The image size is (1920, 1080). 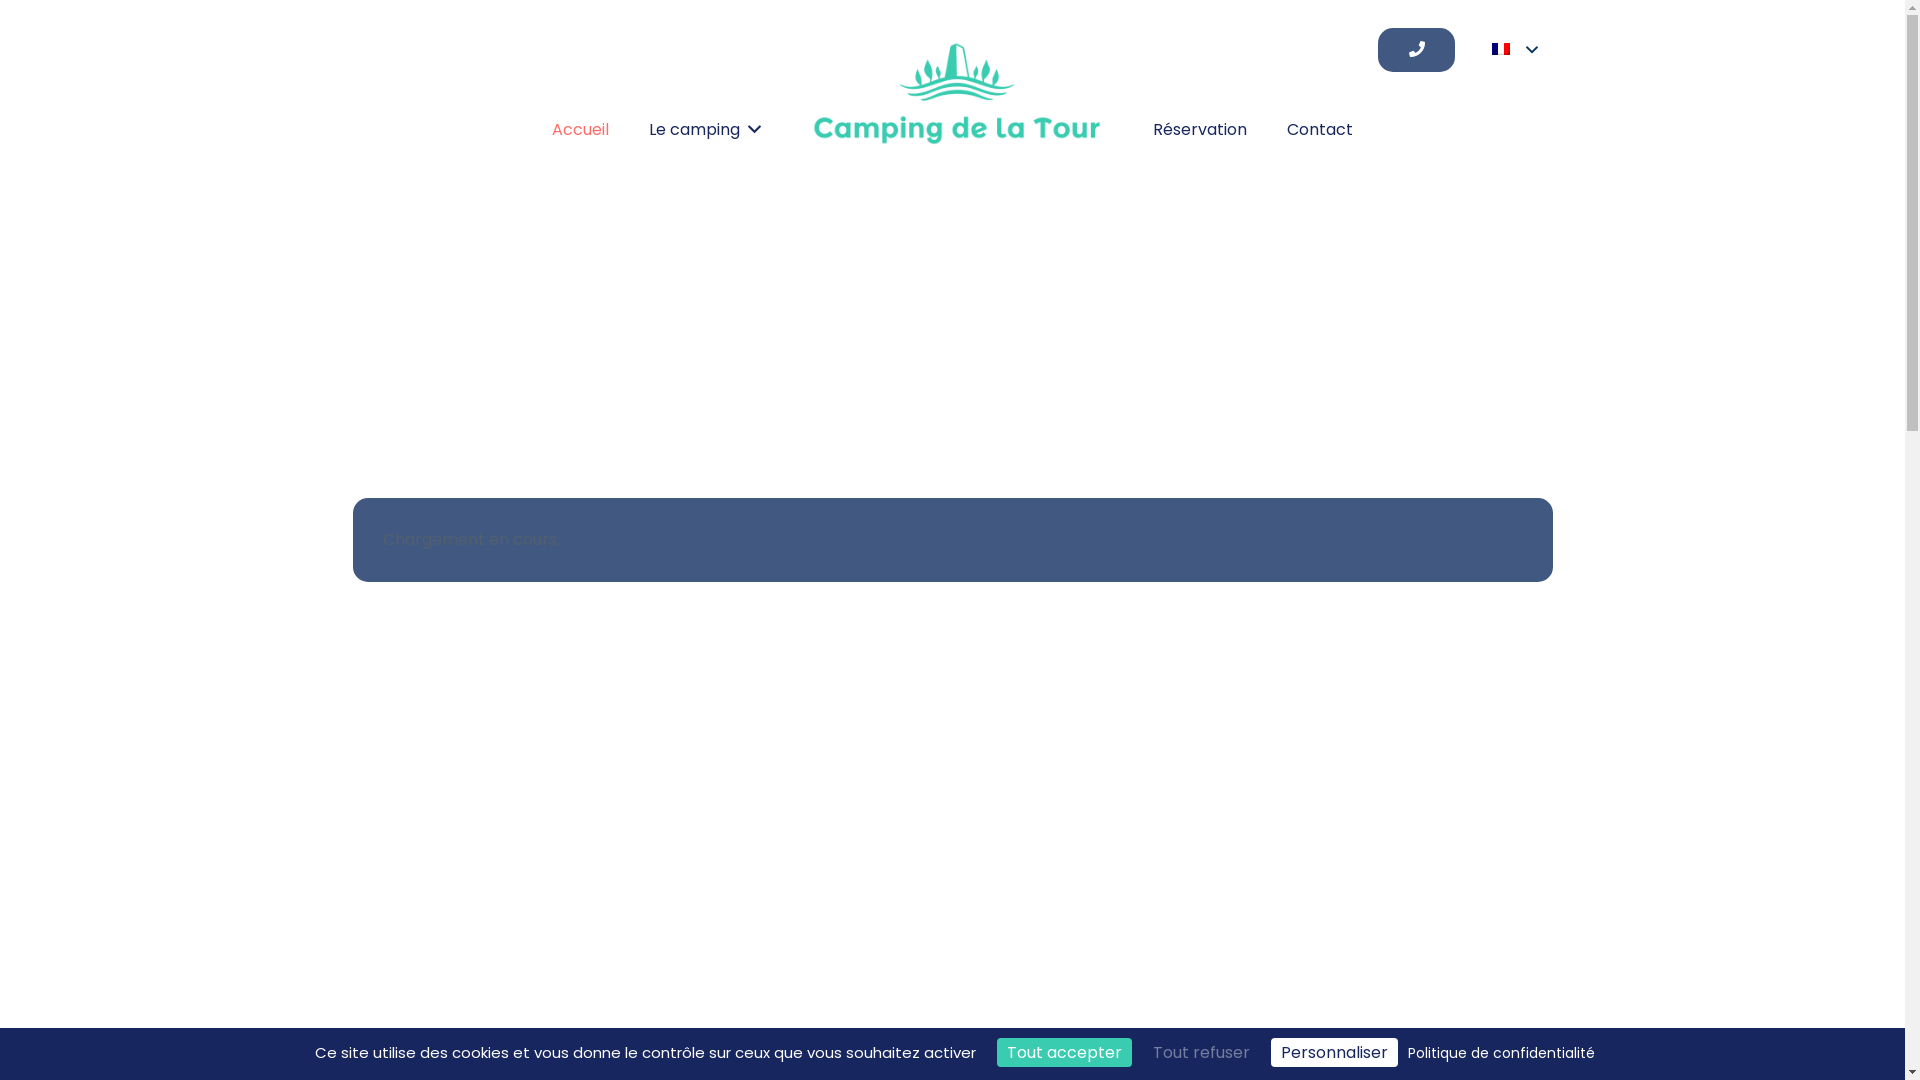 I want to click on 'Tout accepter', so click(x=1062, y=1051).